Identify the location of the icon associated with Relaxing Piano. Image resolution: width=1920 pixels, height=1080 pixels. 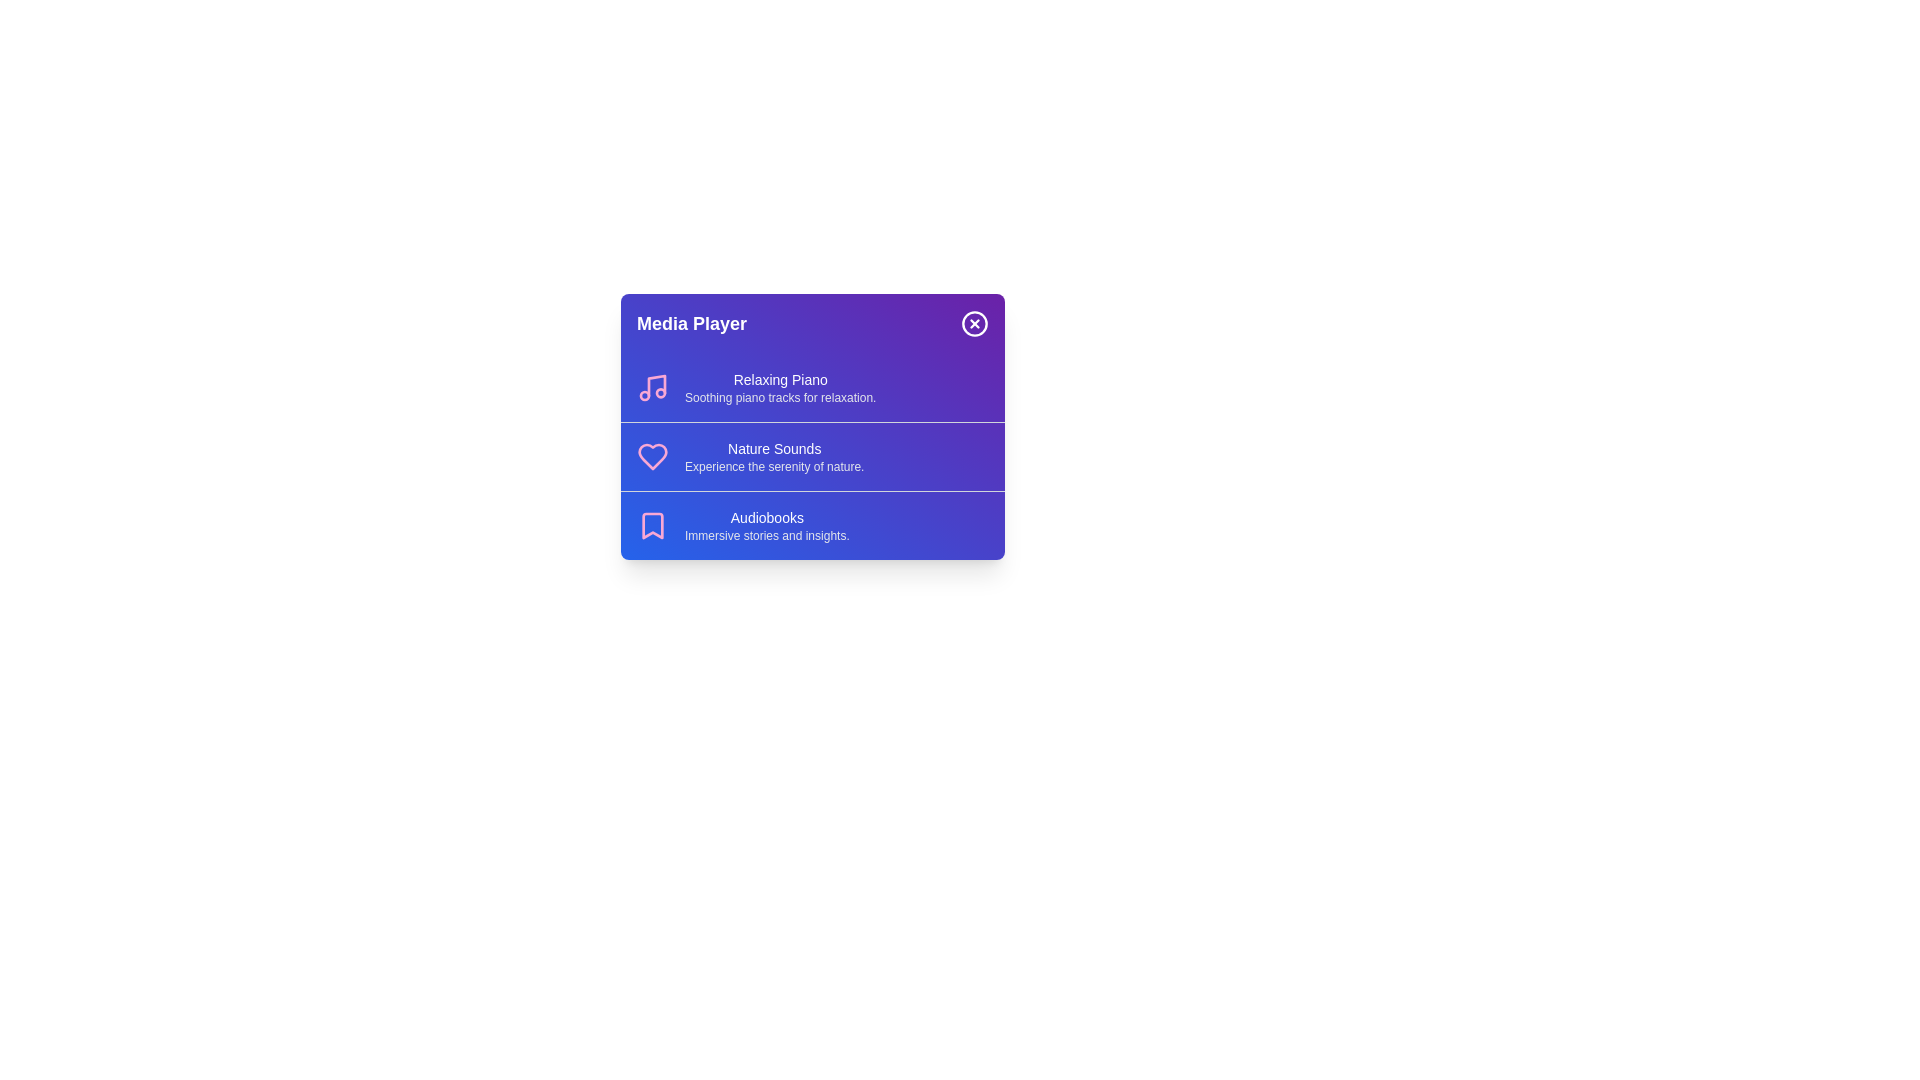
(652, 388).